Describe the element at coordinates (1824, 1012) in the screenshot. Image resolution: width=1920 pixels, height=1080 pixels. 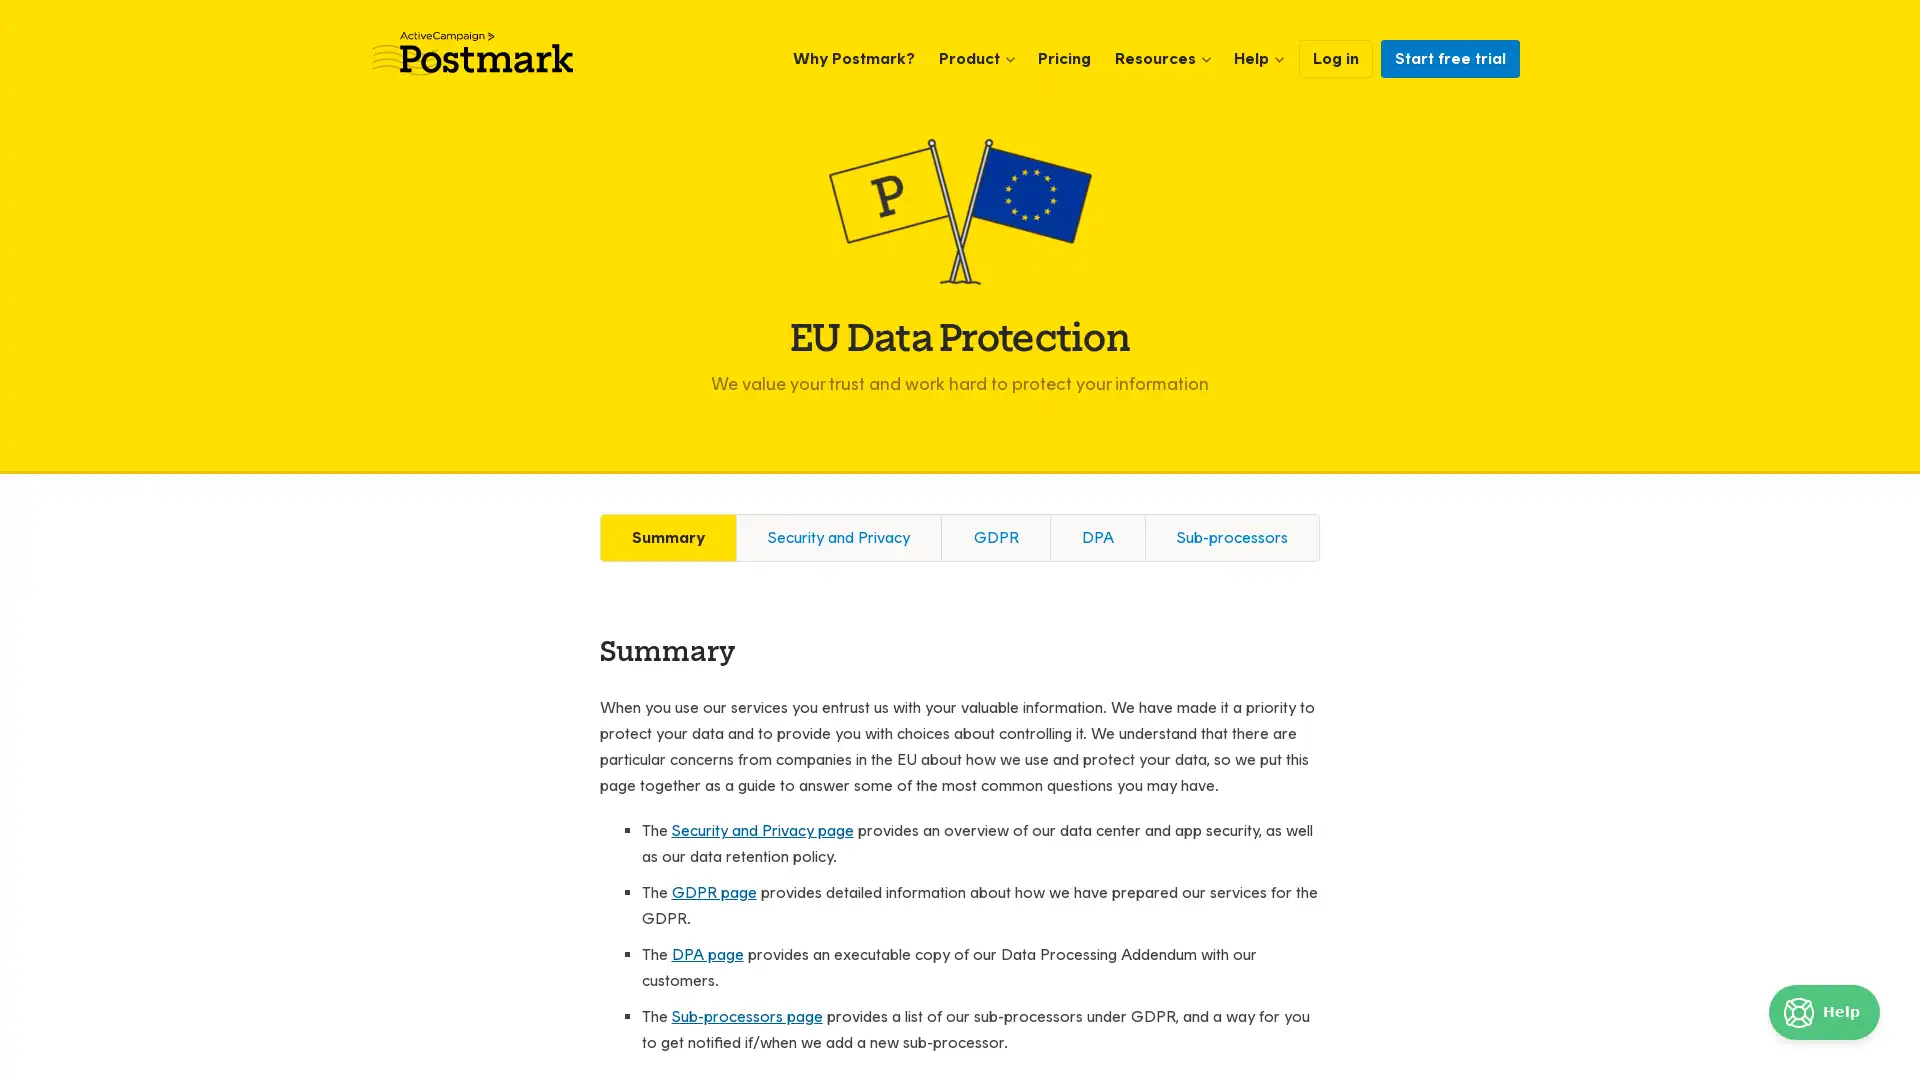
I see `Help` at that location.